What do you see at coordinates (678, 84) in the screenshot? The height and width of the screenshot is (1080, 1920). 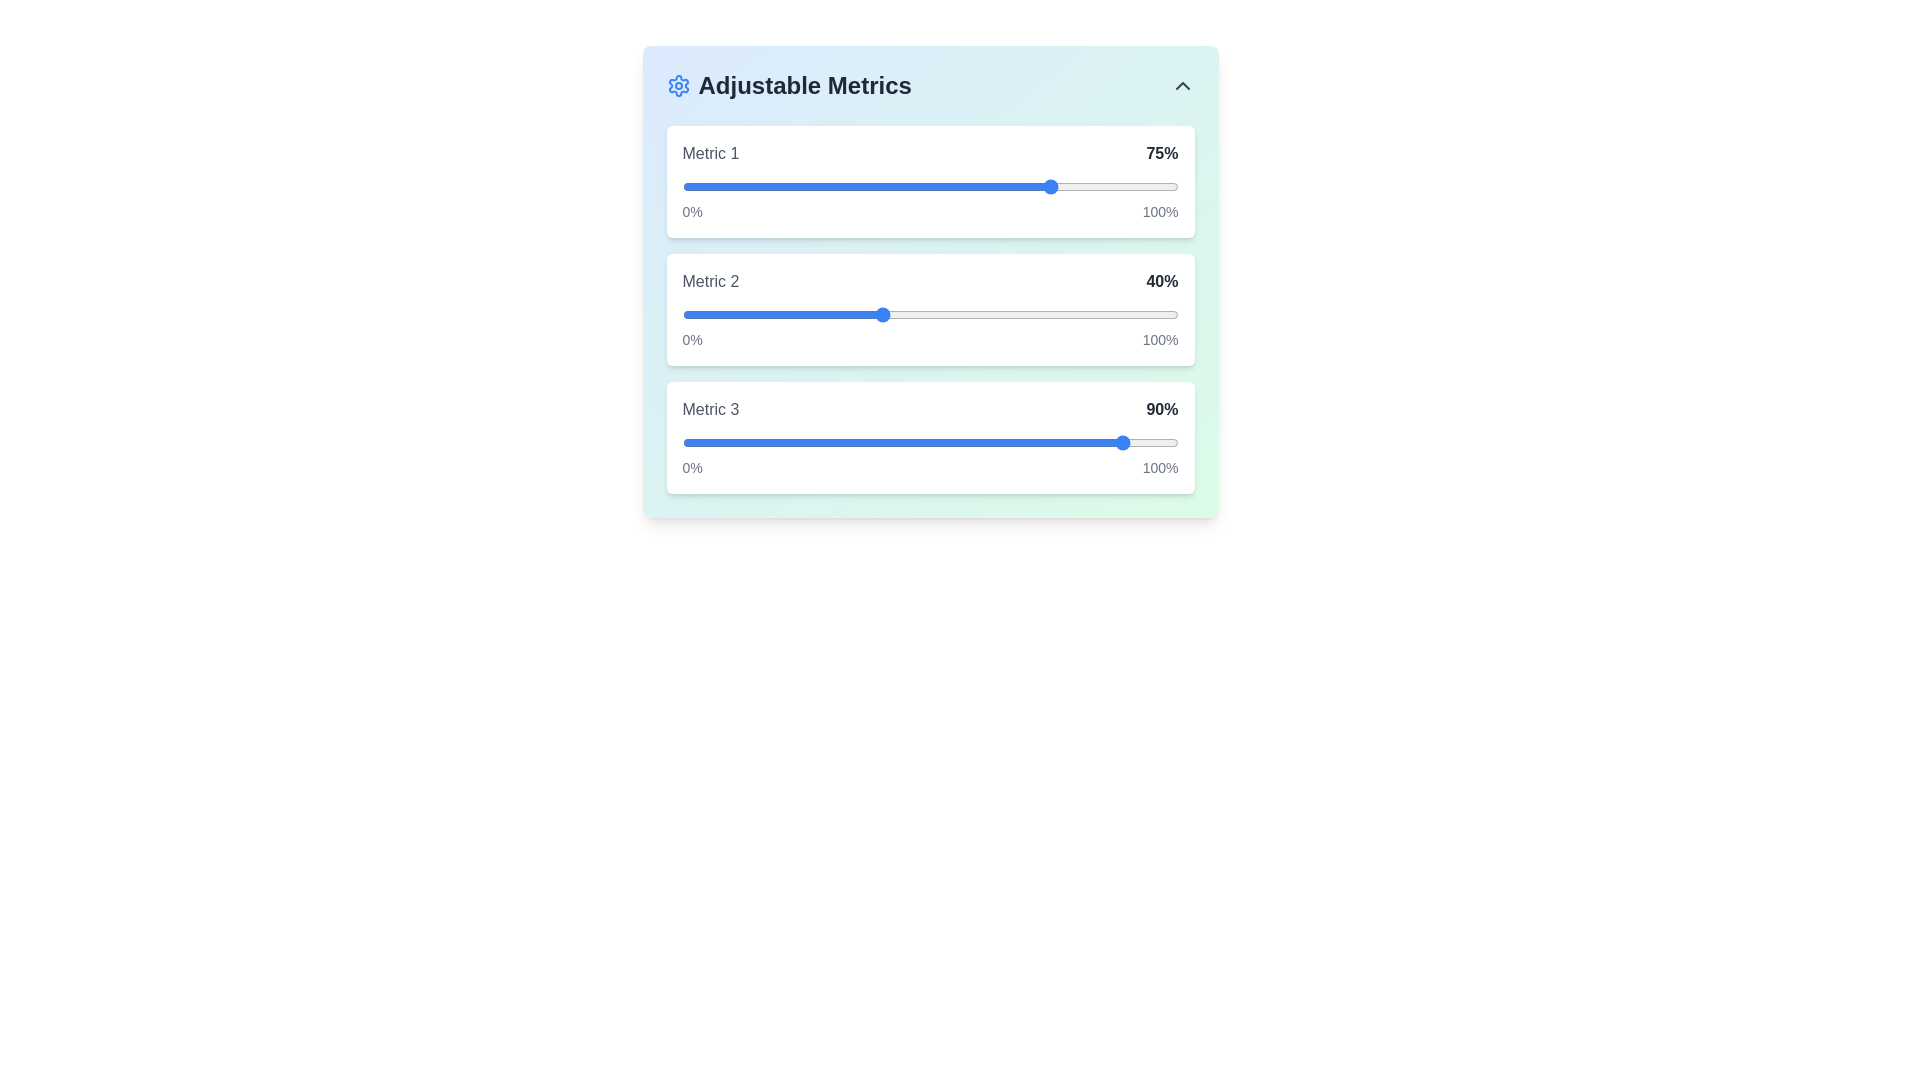 I see `the settings gear icon located to the left of the 'Adjustable Metrics' text in the header area` at bounding box center [678, 84].